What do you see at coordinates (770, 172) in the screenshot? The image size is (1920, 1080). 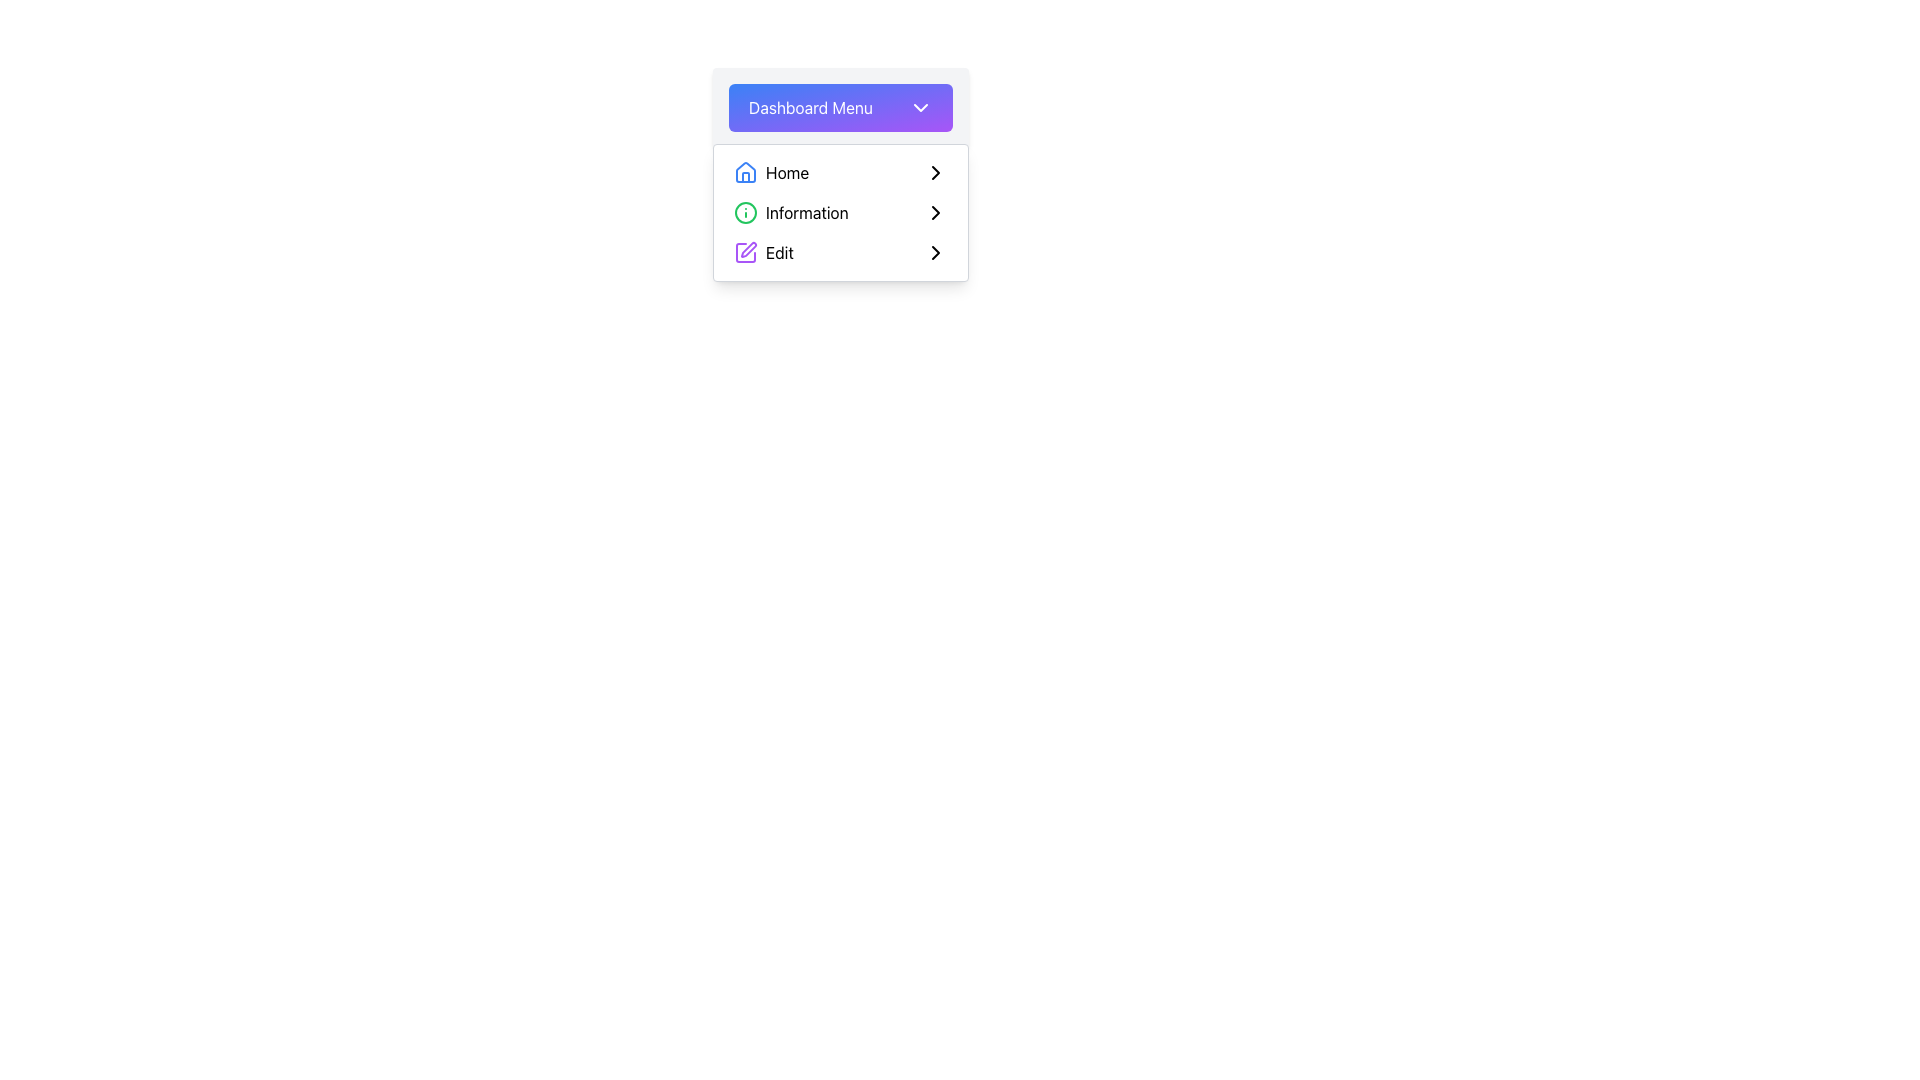 I see `the 'Home' menu item, which is the topmost option in the 'Dashboard Menu' dropdown` at bounding box center [770, 172].